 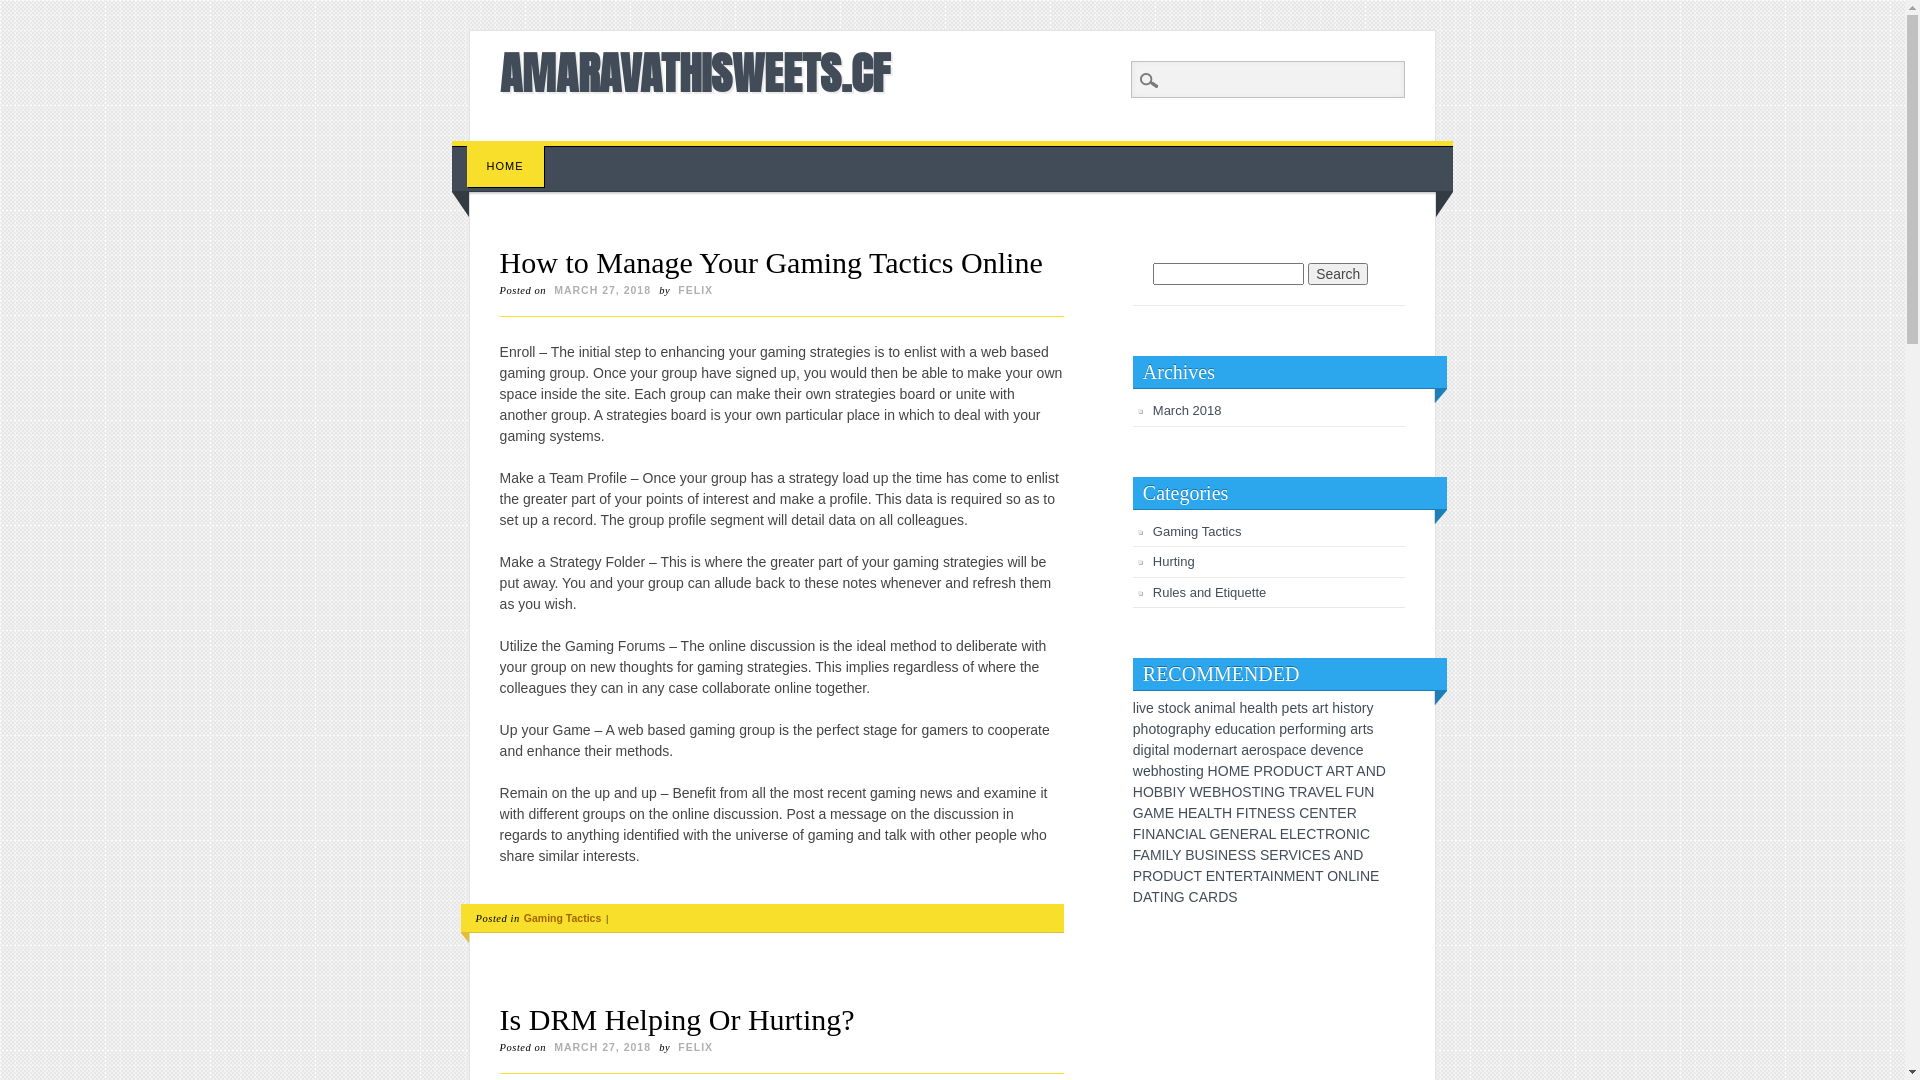 I want to click on 'd', so click(x=1137, y=749).